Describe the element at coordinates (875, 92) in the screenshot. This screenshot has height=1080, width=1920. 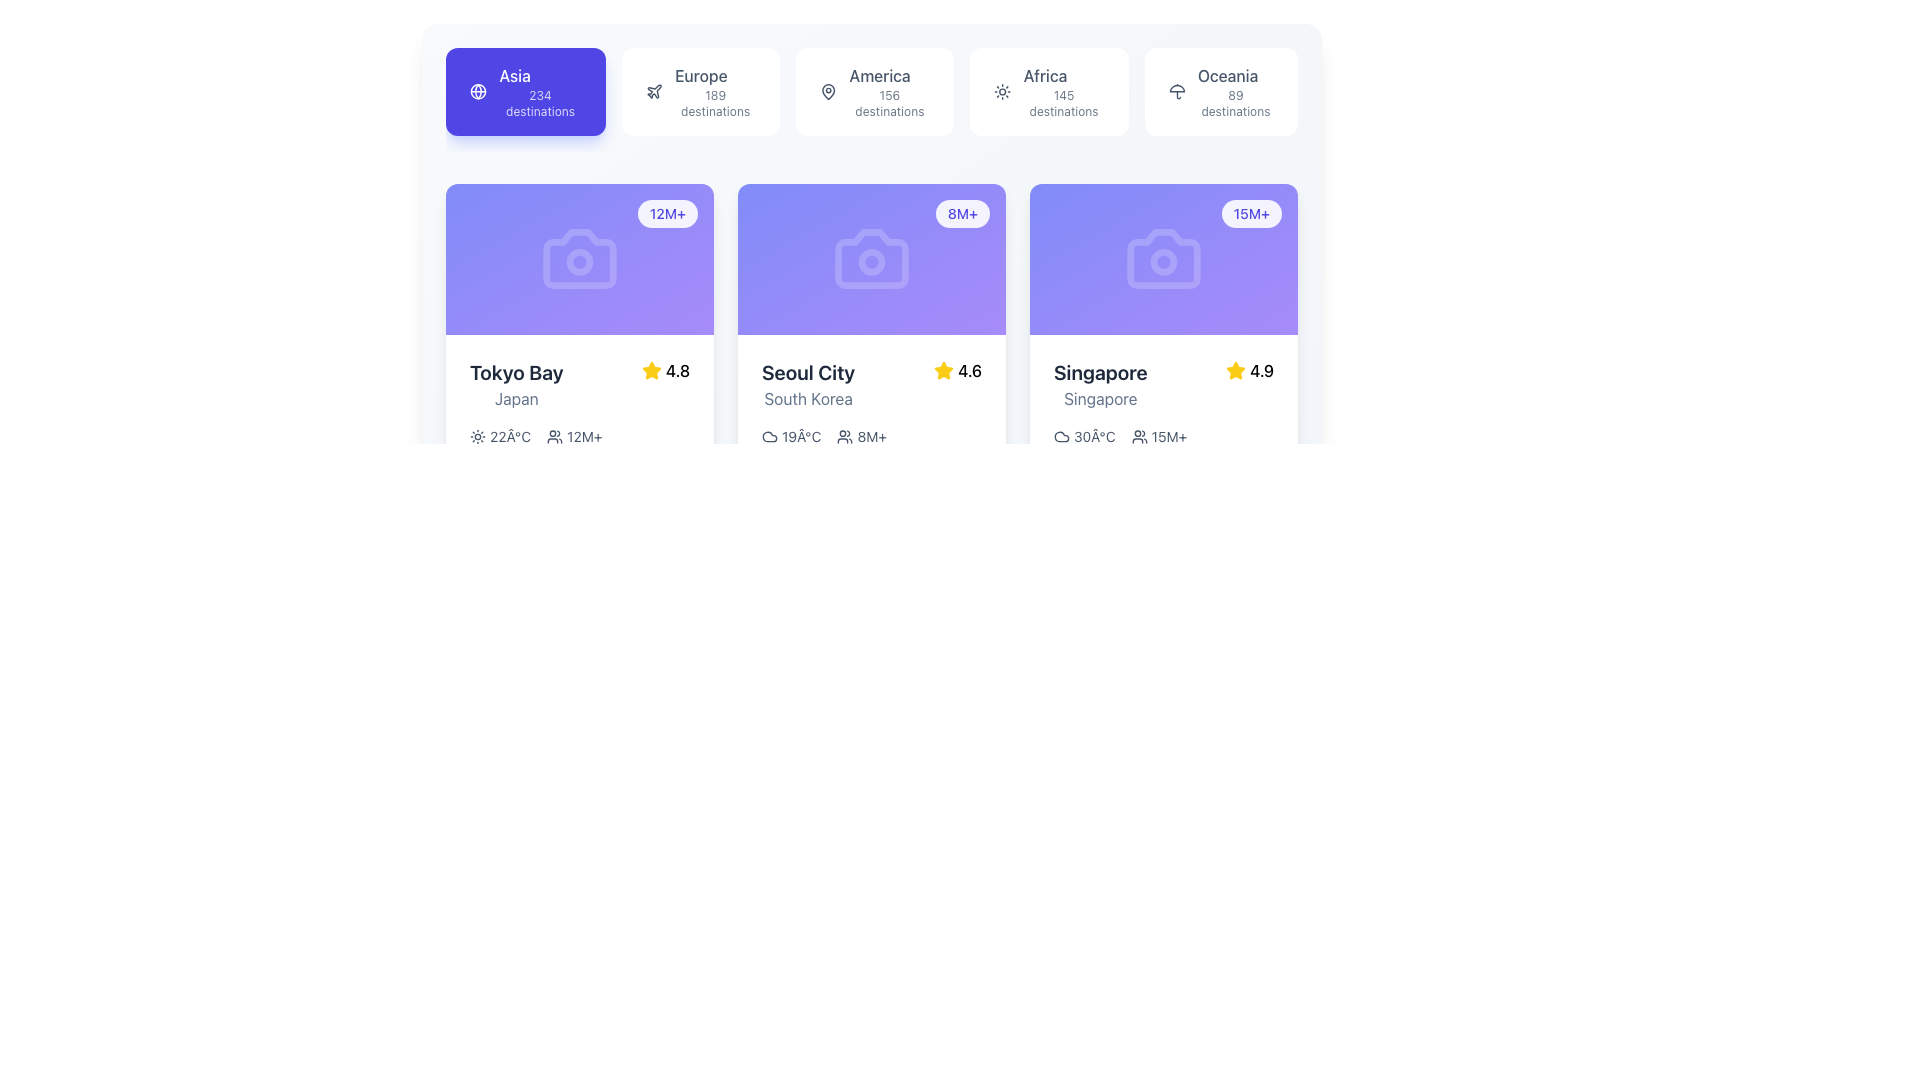
I see `the 'America' button, which is a rectangular clickable area with a white background and rounded corners, displaying the text 'America' above '156 destinations' along with a location pin icon on the left` at that location.